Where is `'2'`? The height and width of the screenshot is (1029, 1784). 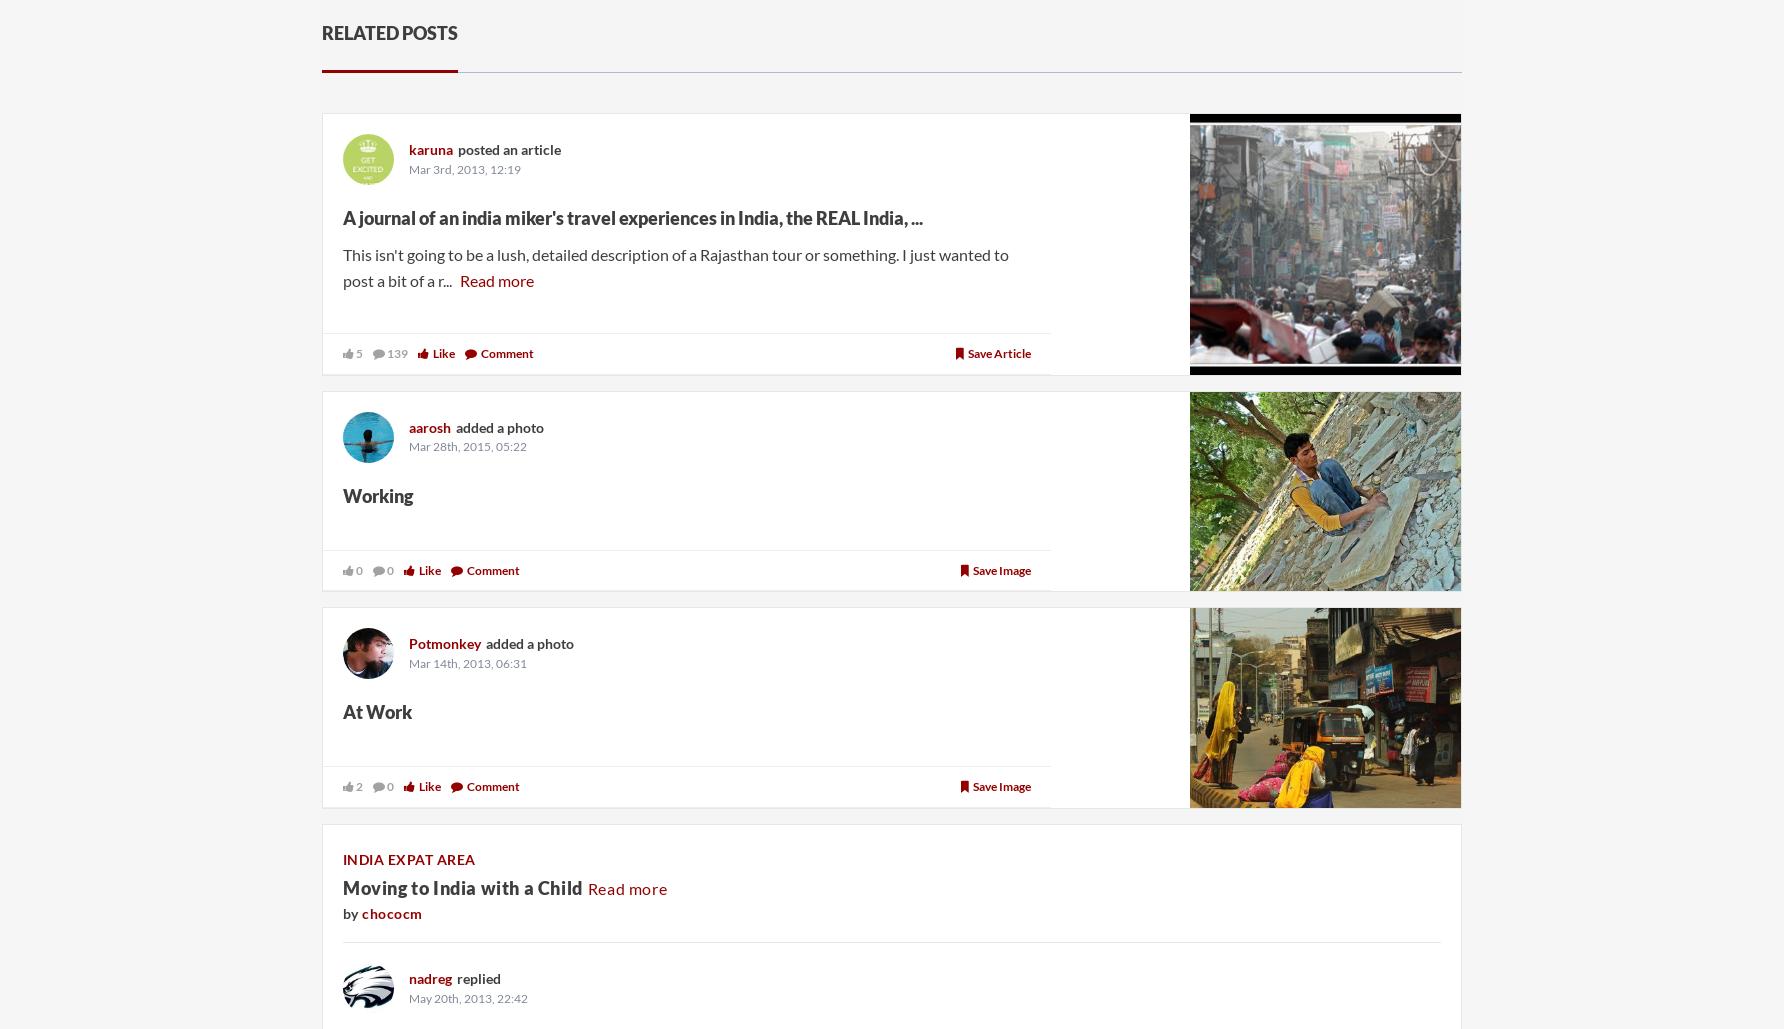
'2' is located at coordinates (357, 786).